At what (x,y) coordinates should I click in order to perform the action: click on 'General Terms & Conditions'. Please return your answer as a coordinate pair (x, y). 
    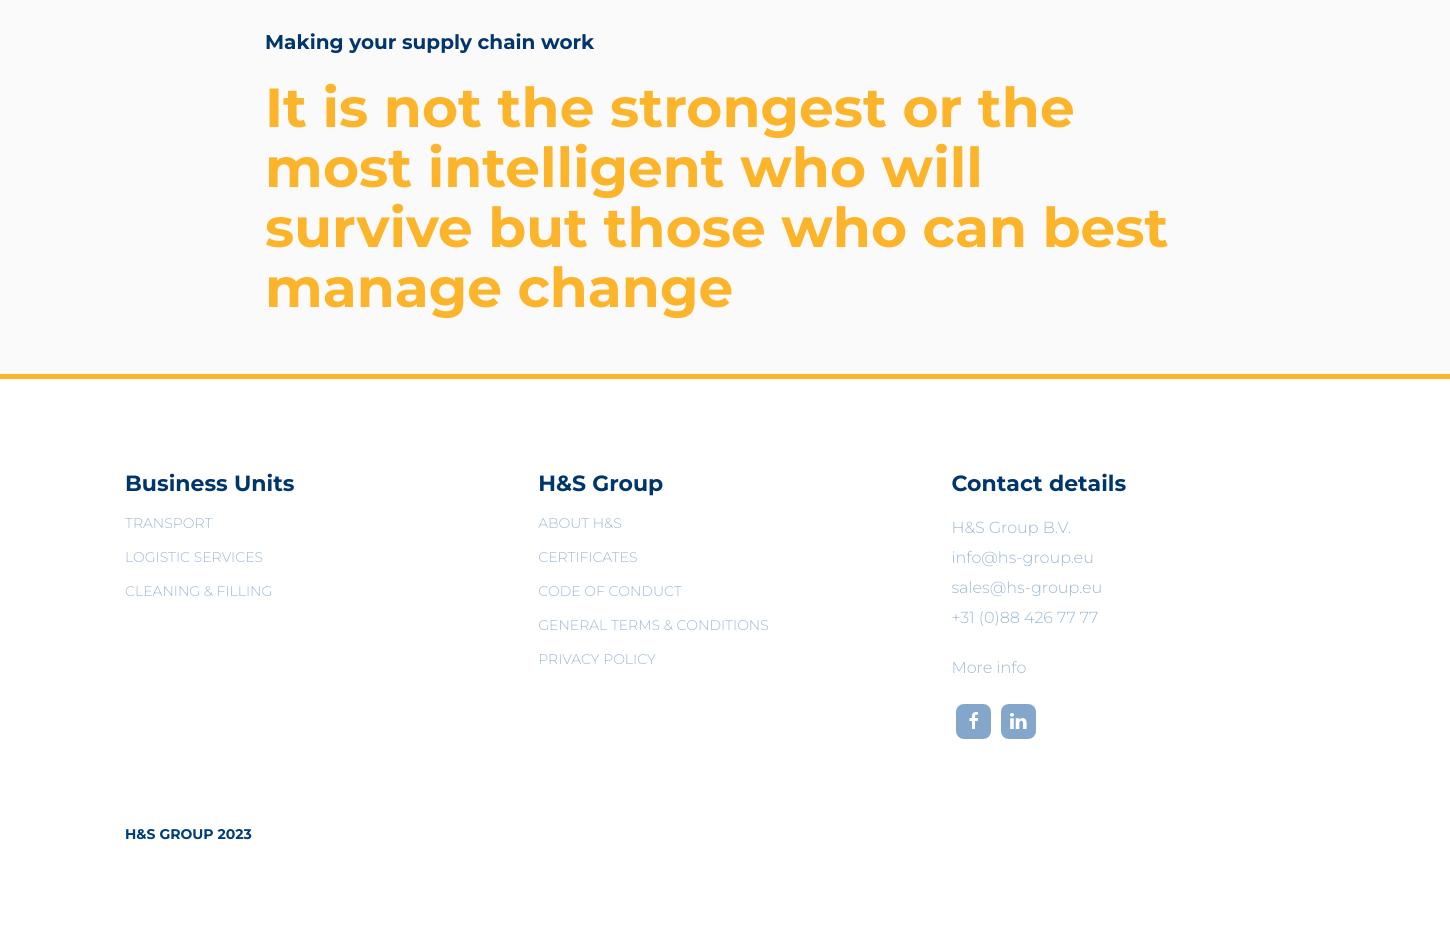
    Looking at the image, I should click on (651, 624).